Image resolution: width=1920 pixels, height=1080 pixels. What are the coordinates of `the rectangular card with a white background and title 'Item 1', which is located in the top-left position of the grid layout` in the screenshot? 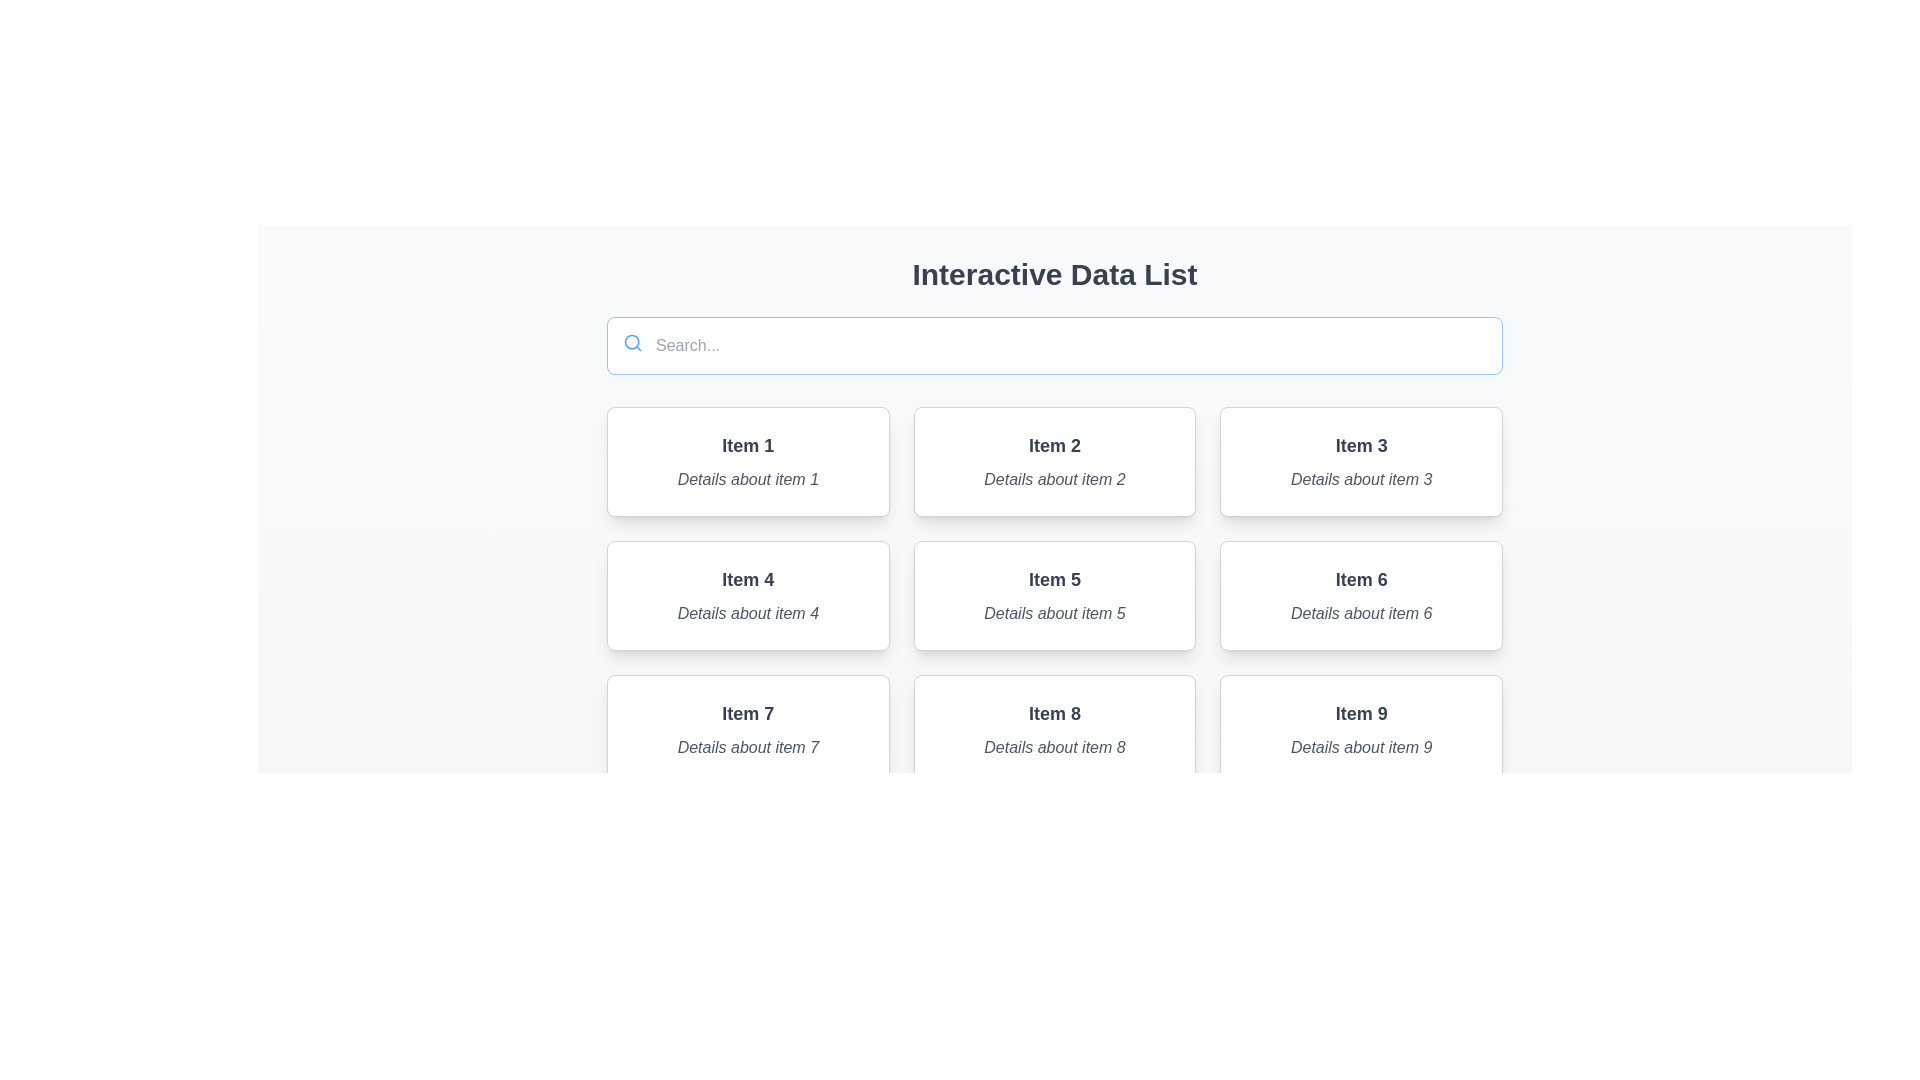 It's located at (747, 462).